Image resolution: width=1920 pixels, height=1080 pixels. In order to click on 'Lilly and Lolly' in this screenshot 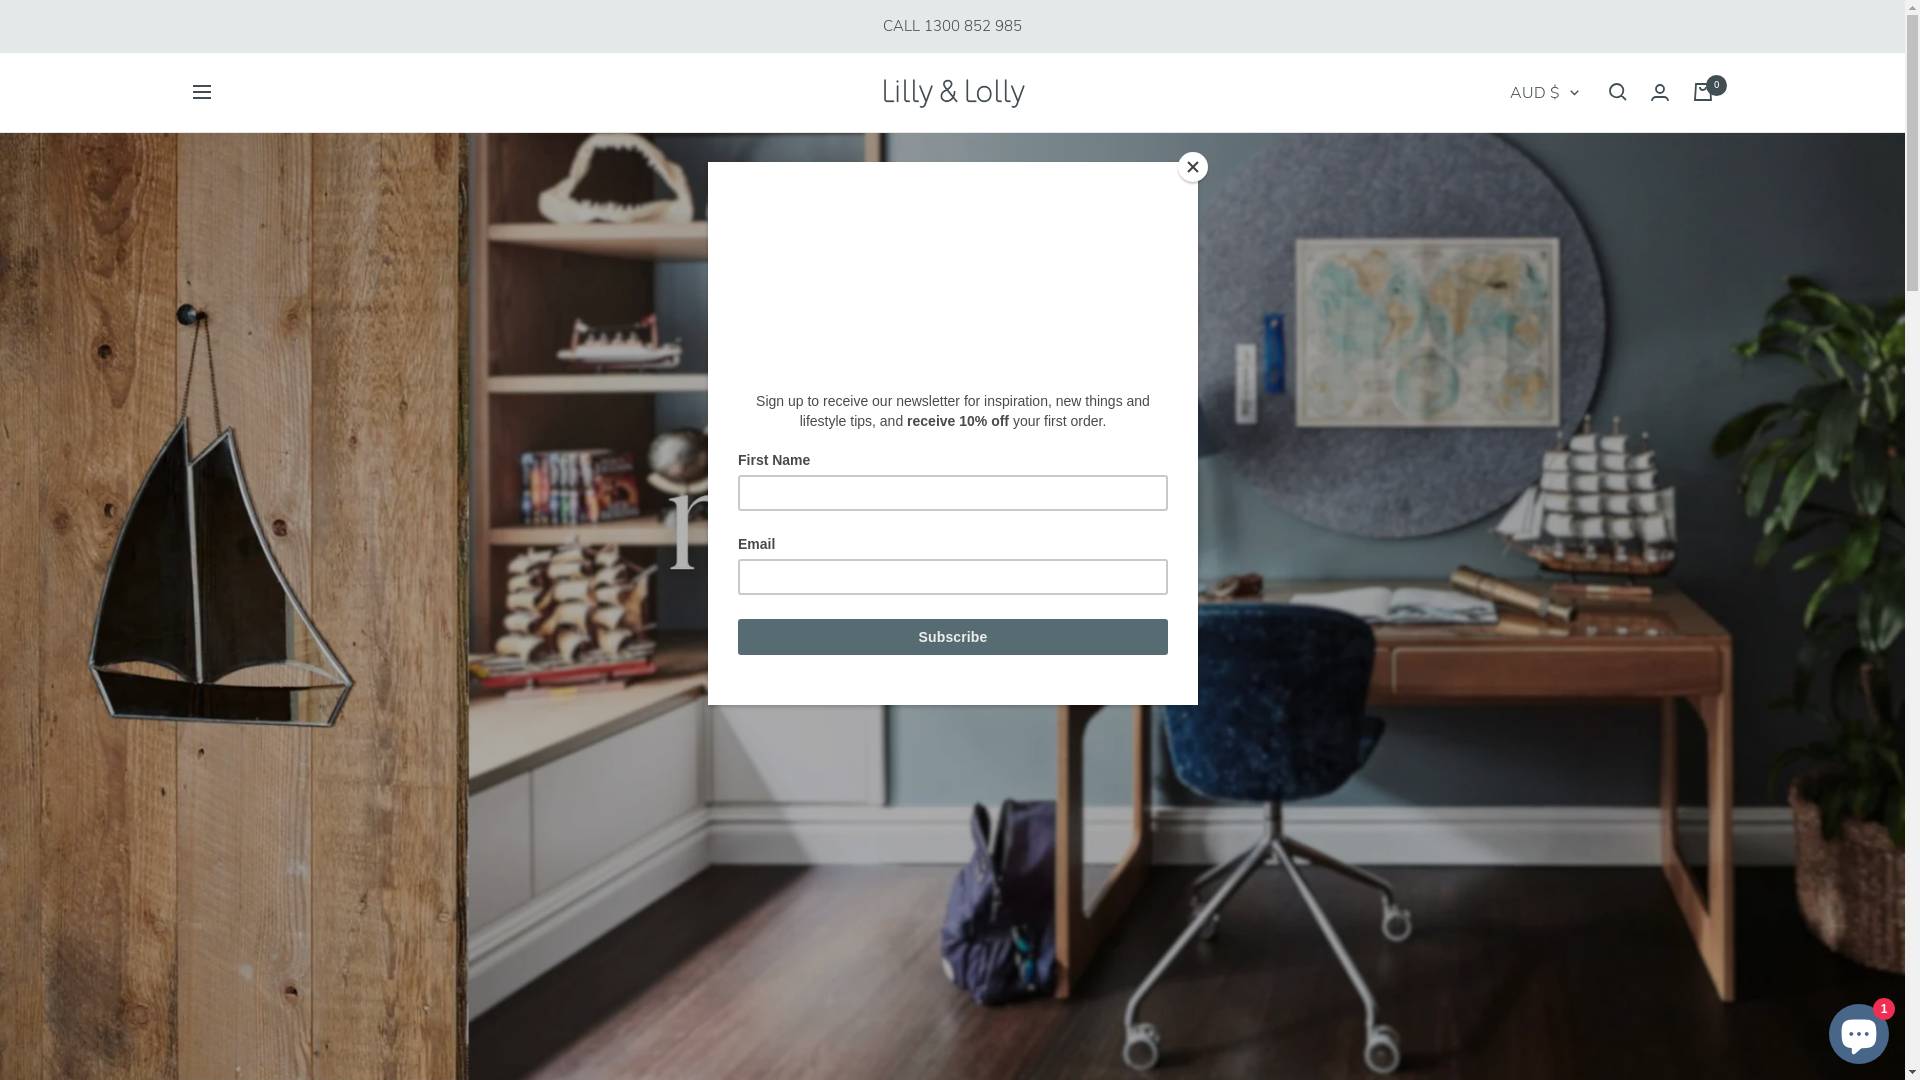, I will do `click(950, 92)`.